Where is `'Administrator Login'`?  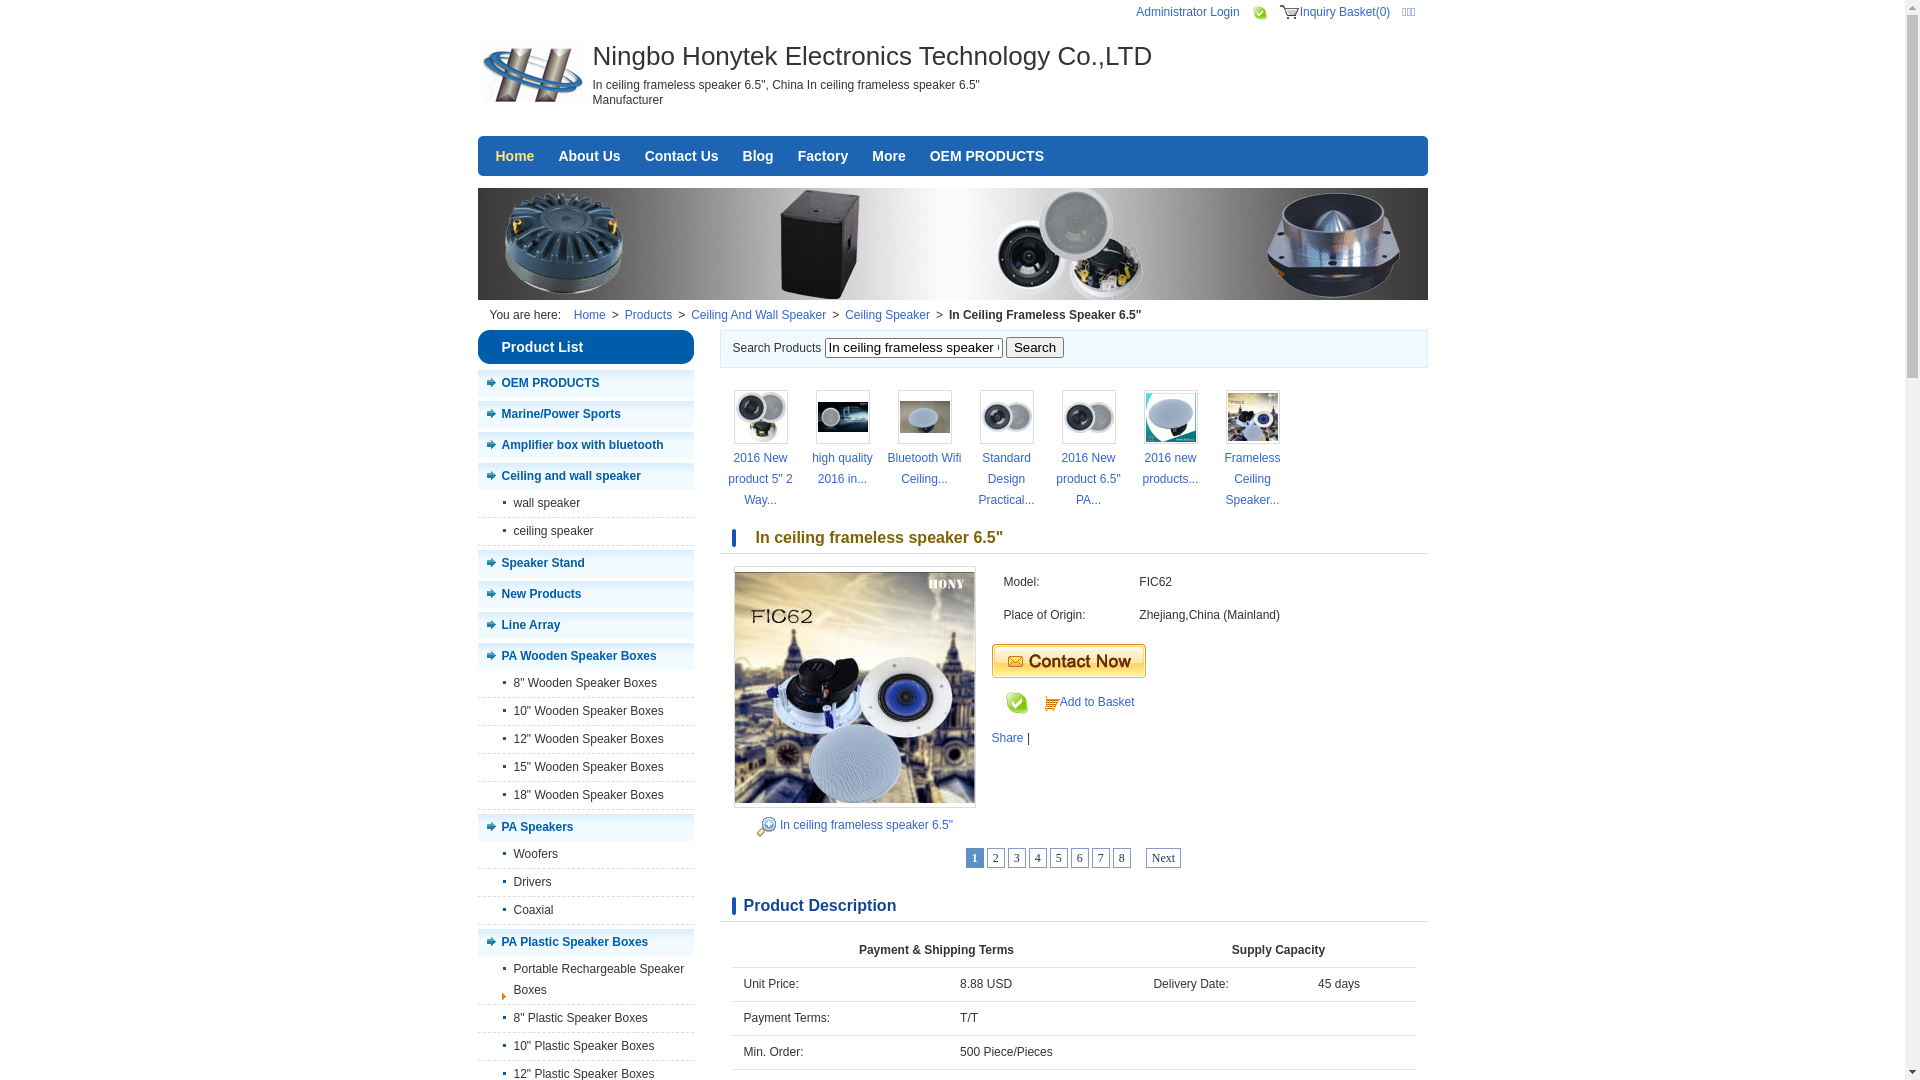 'Administrator Login' is located at coordinates (1187, 11).